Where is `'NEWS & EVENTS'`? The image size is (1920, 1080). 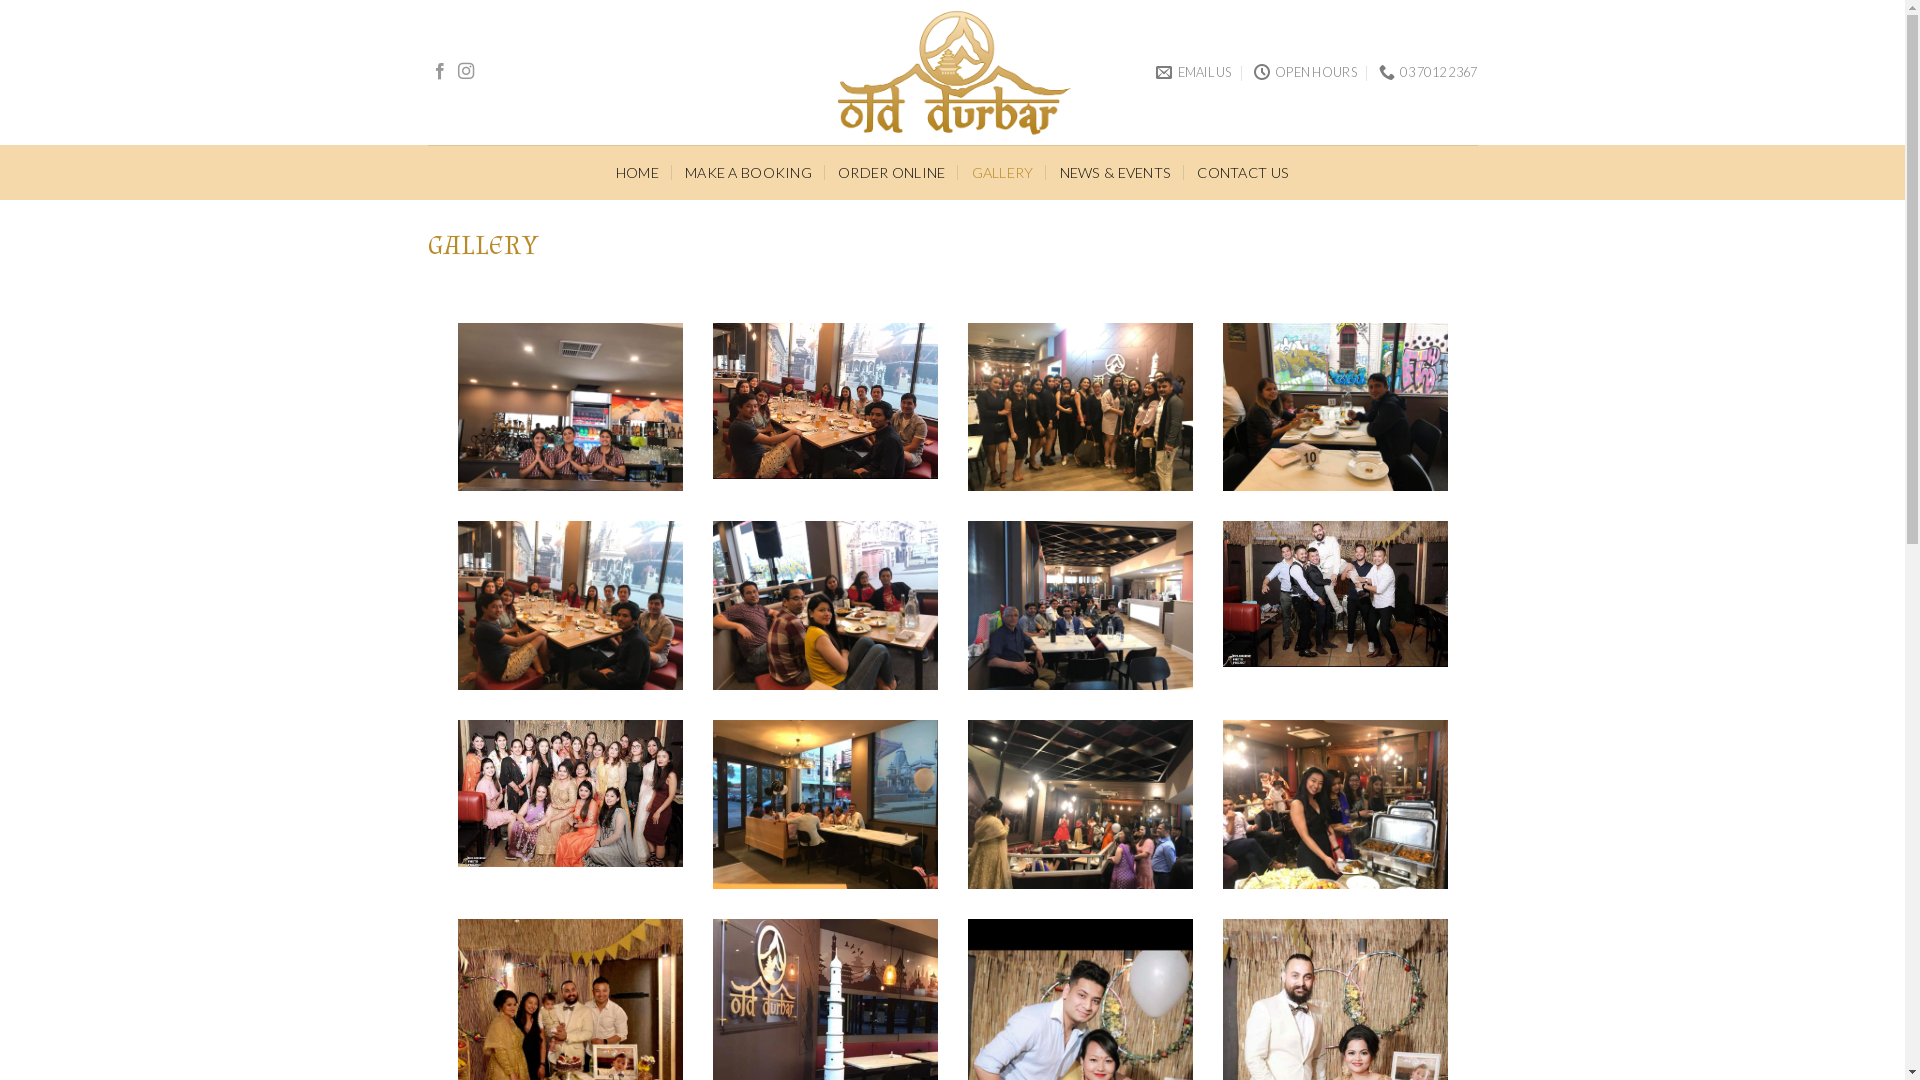
'NEWS & EVENTS' is located at coordinates (1115, 171).